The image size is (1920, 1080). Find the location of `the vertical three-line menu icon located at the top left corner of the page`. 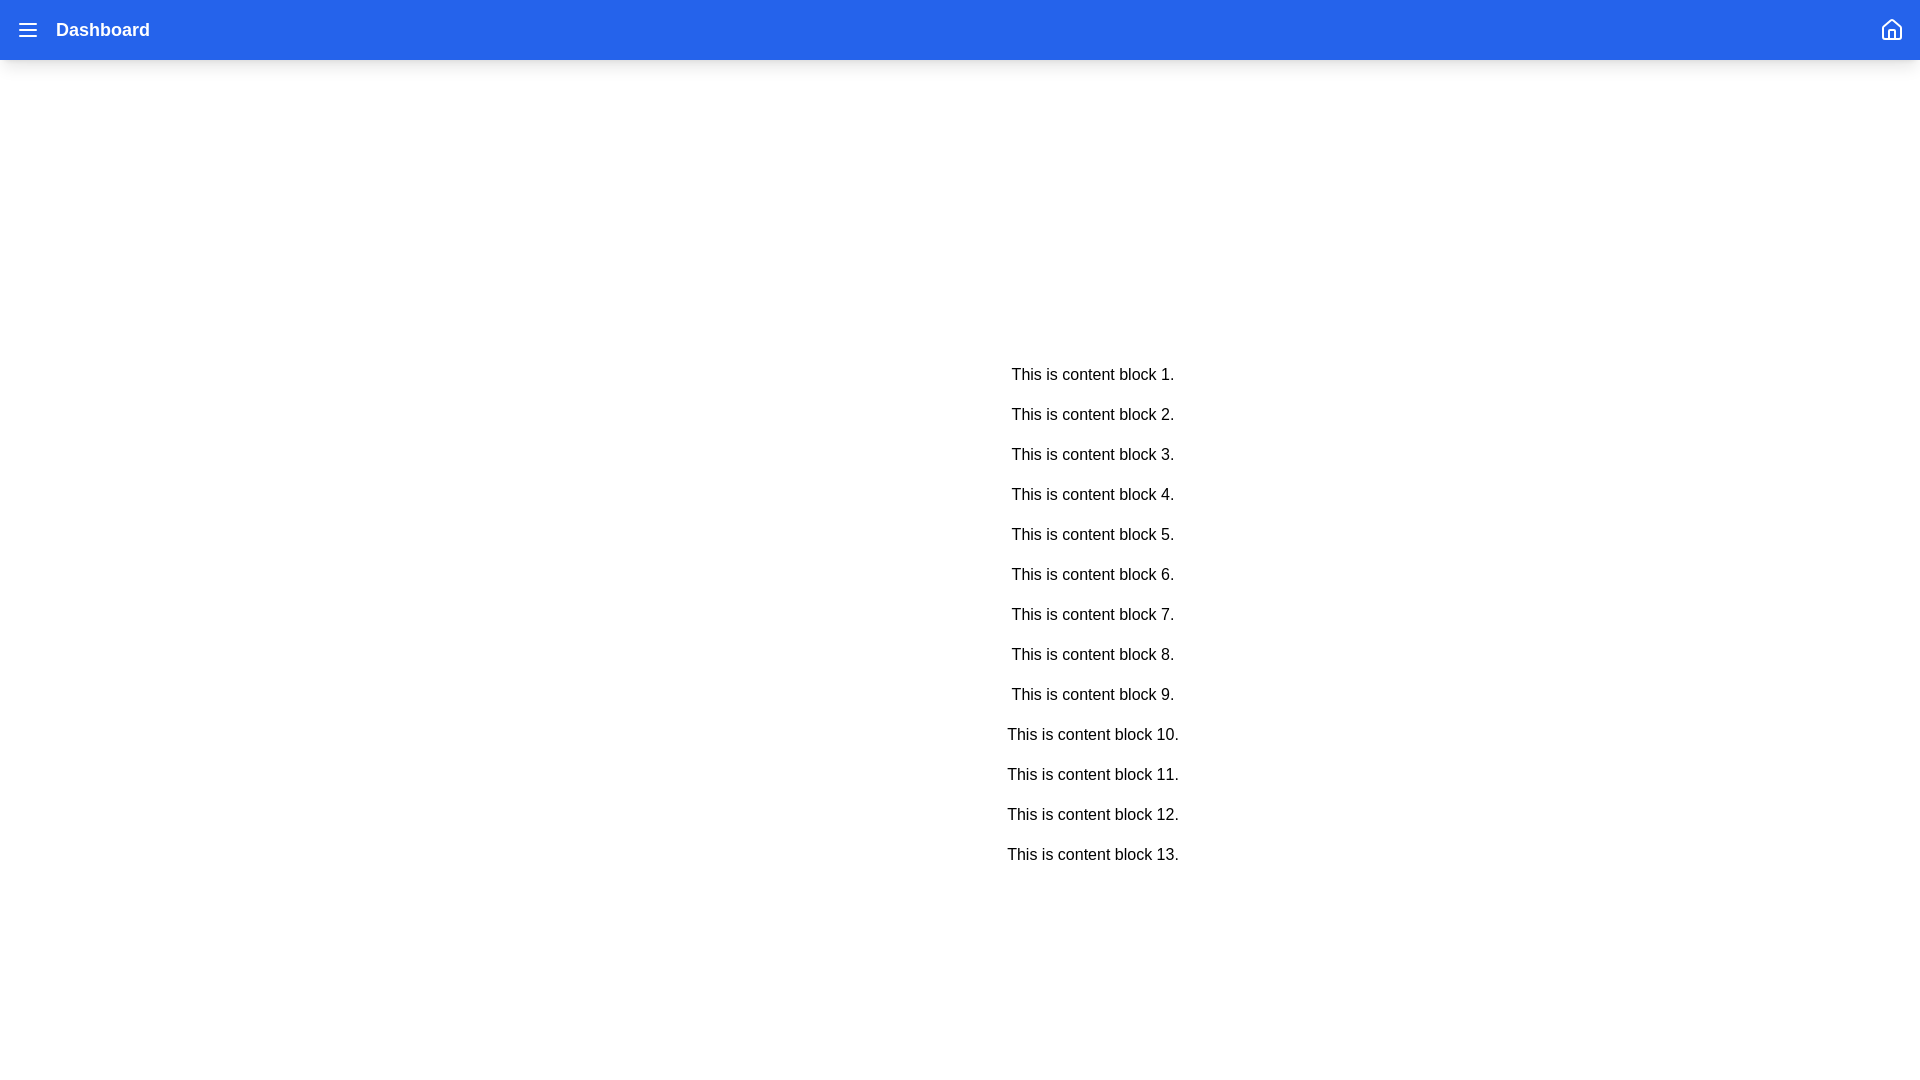

the vertical three-line menu icon located at the top left corner of the page is located at coordinates (28, 30).